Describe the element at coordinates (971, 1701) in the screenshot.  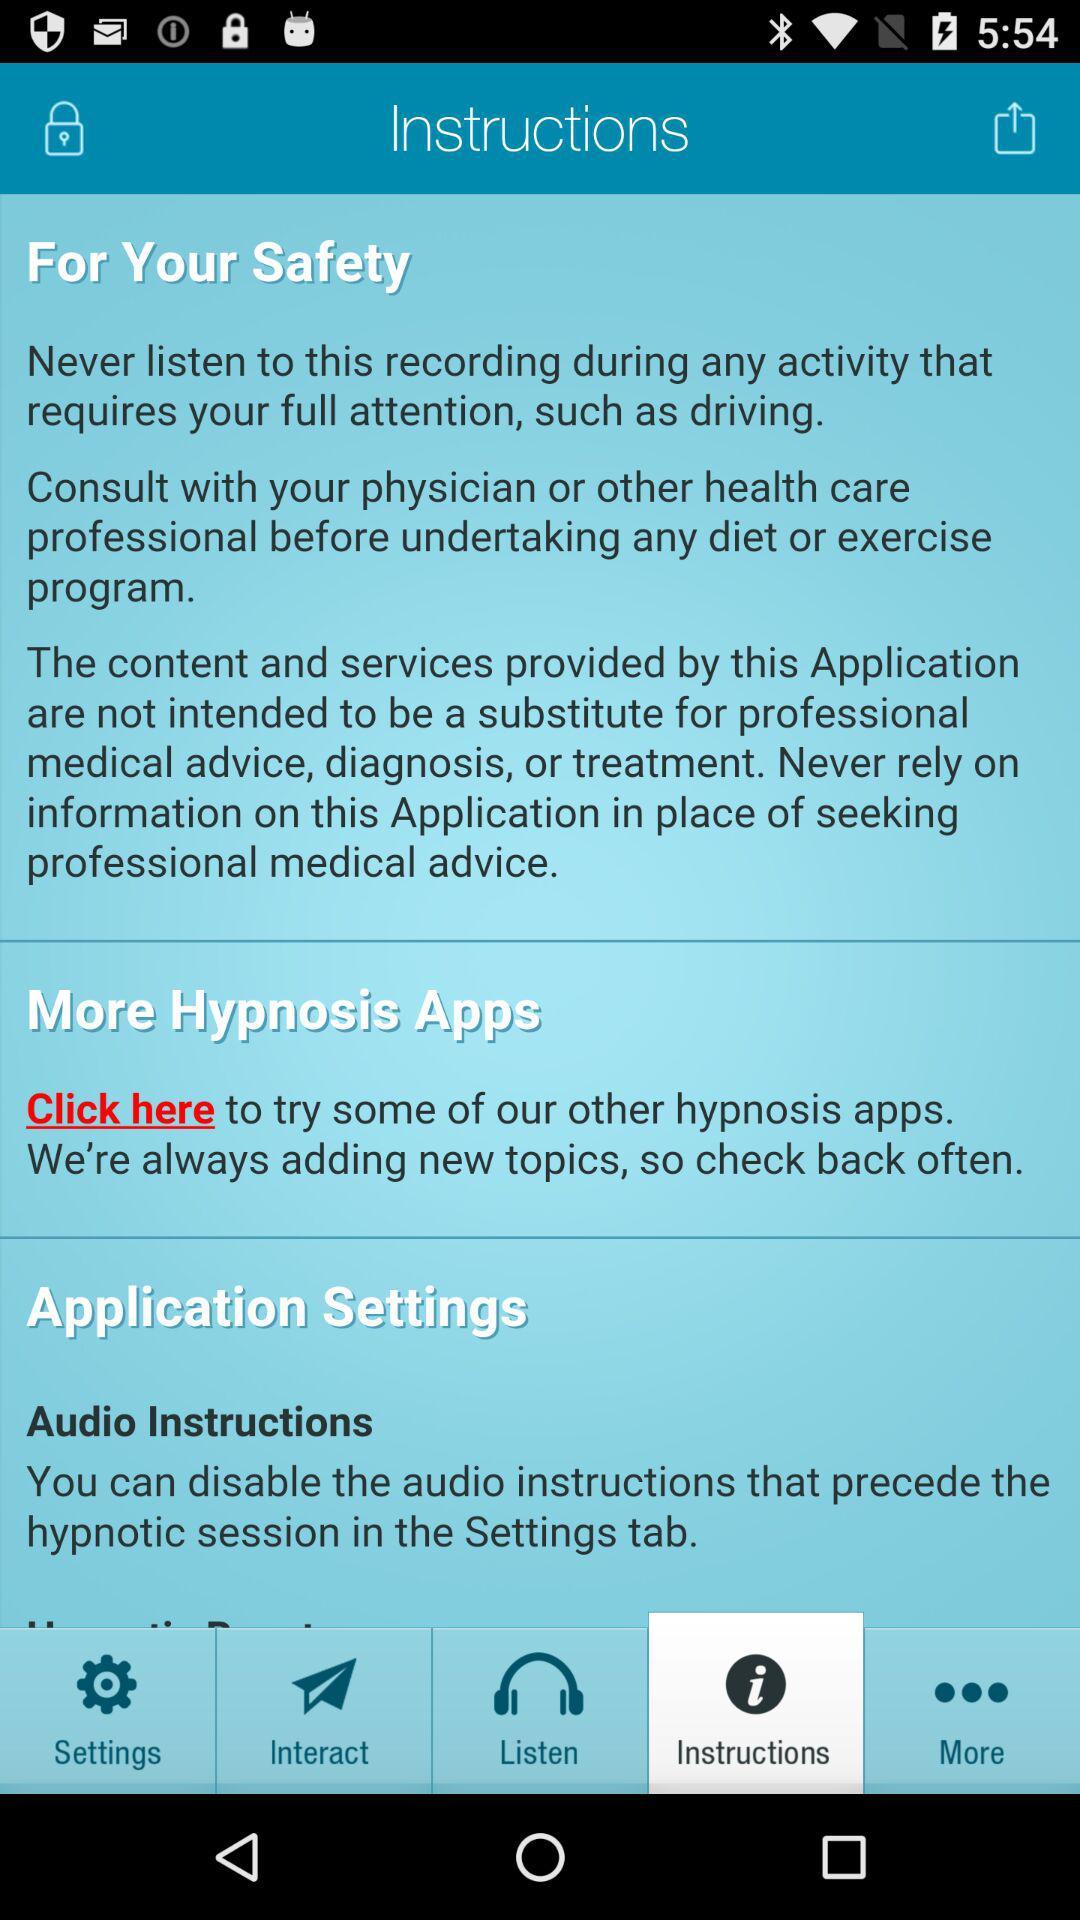
I see `click for more options` at that location.